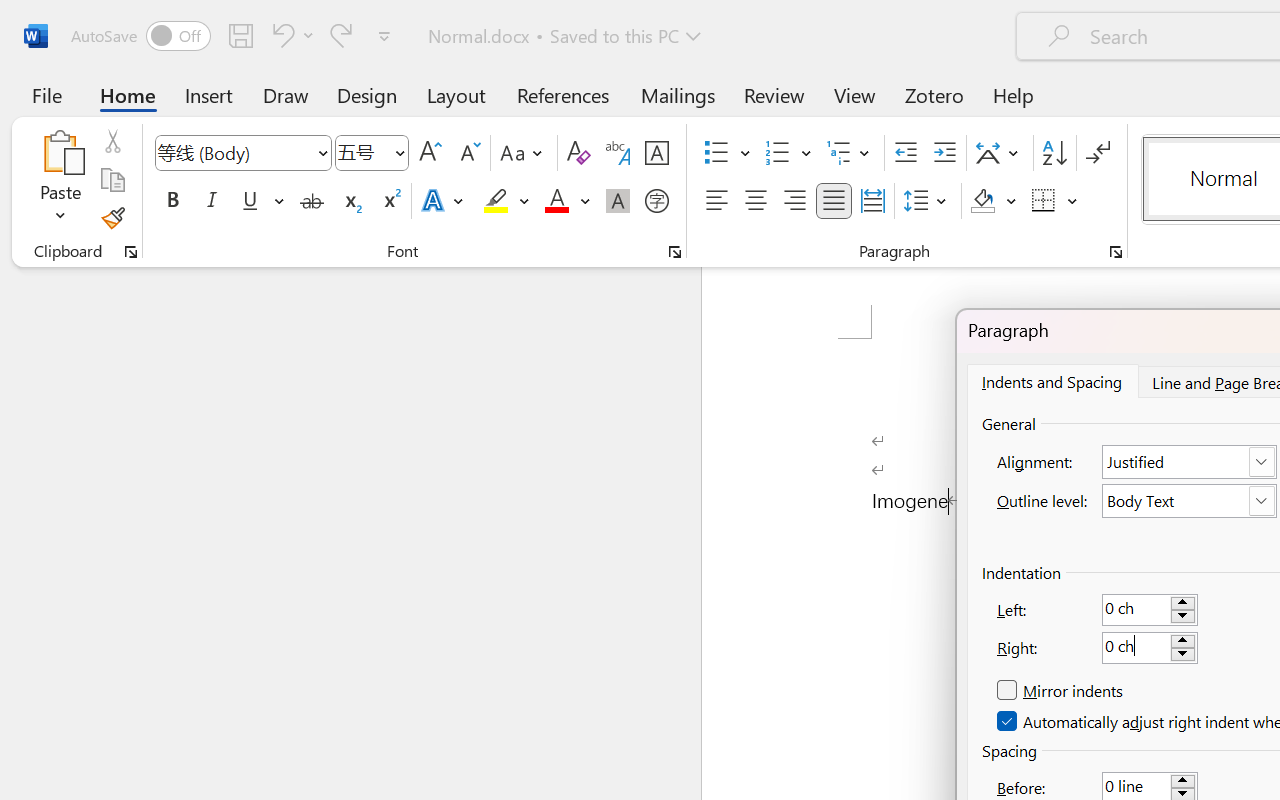 The height and width of the screenshot is (800, 1280). What do you see at coordinates (850, 153) in the screenshot?
I see `'Multilevel List'` at bounding box center [850, 153].